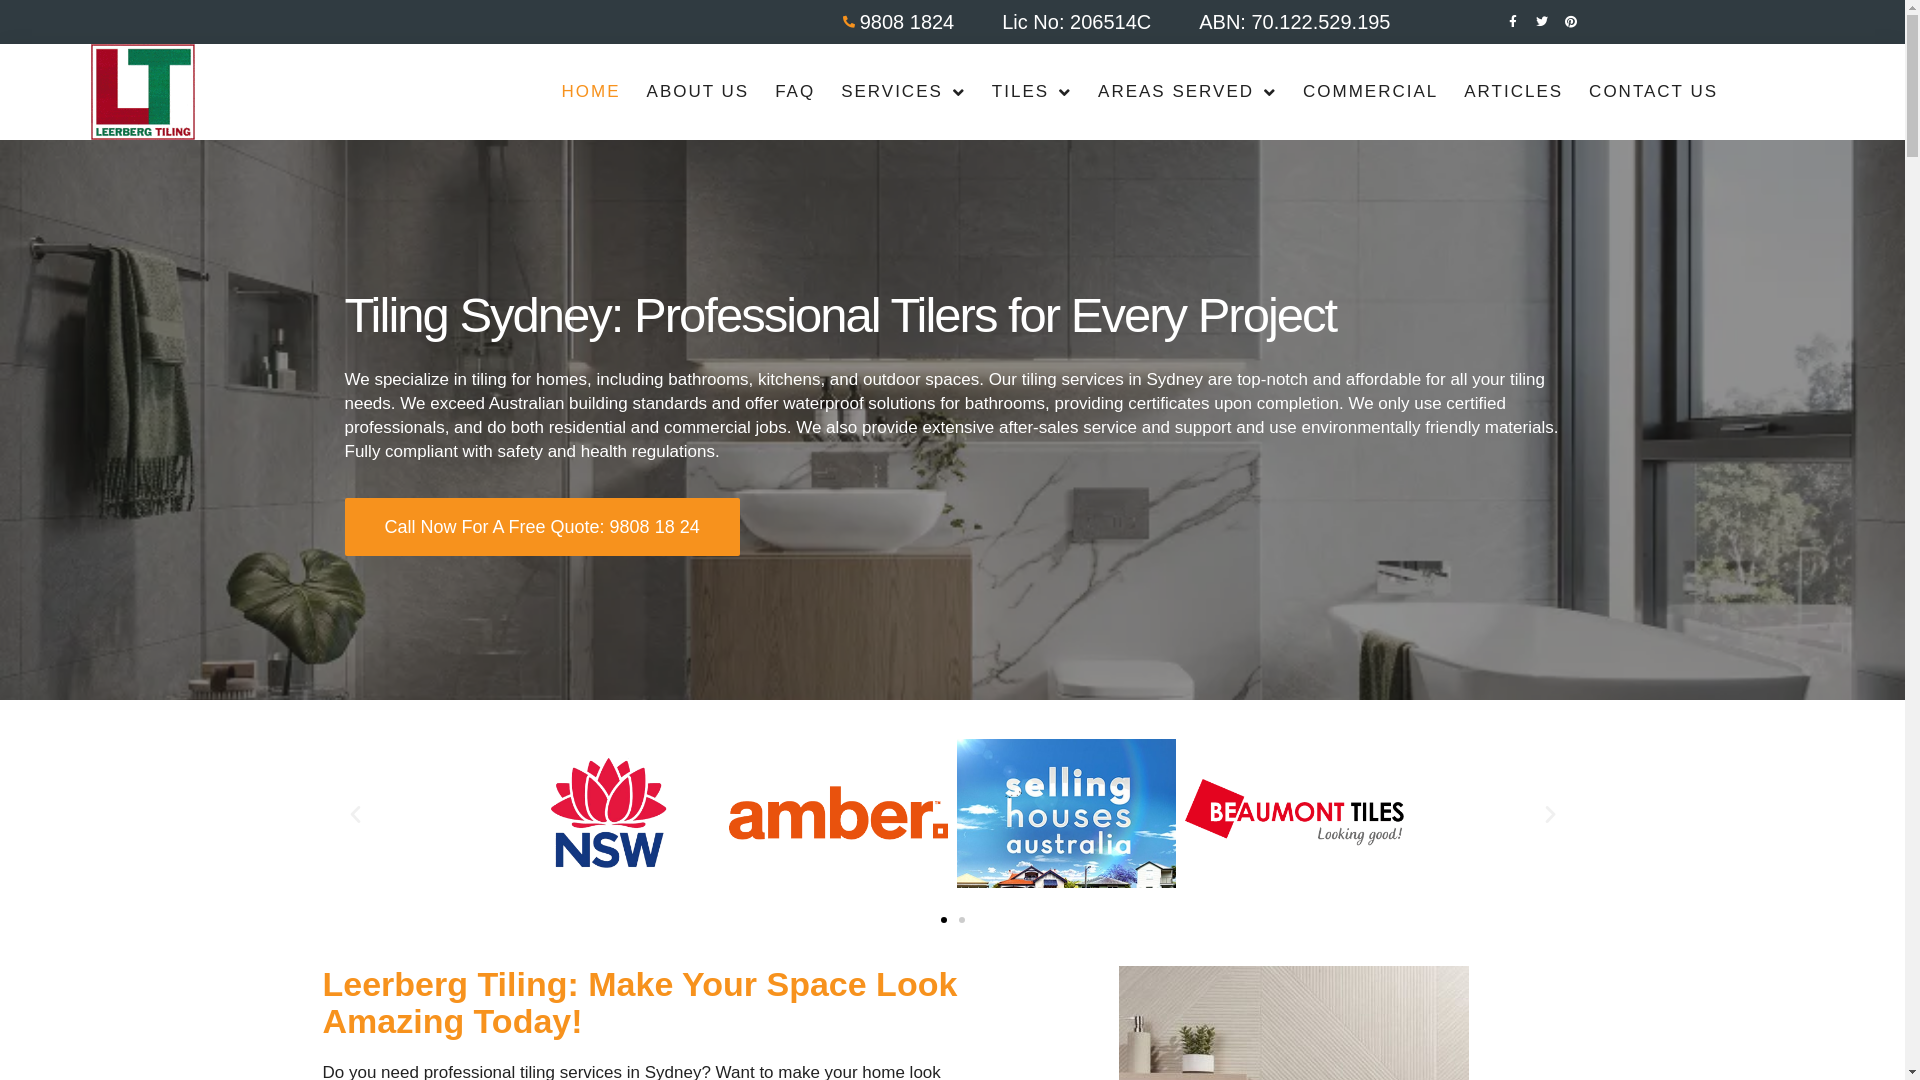 The width and height of the screenshot is (1920, 1080). I want to click on 'ARTICLES', so click(1450, 92).